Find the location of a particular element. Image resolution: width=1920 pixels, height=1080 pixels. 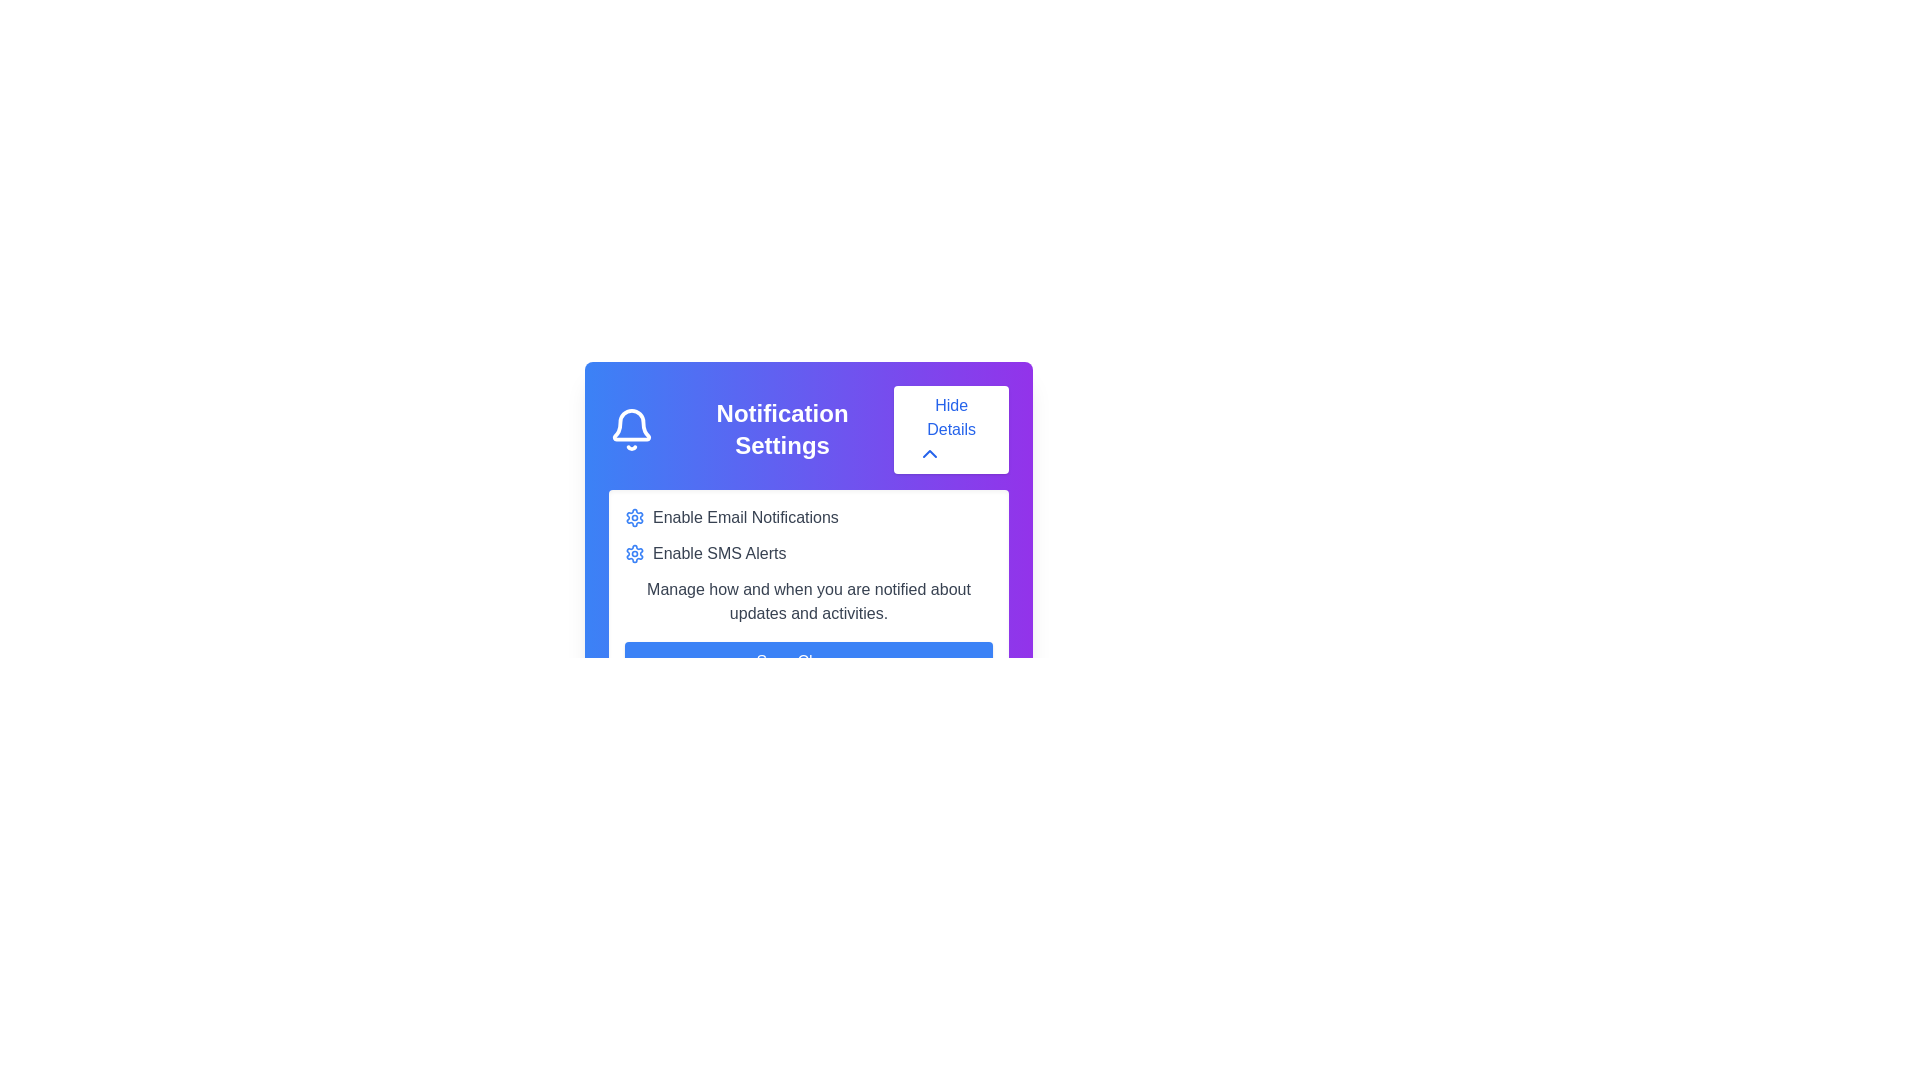

the header titled 'Notification Settings' is located at coordinates (809, 428).